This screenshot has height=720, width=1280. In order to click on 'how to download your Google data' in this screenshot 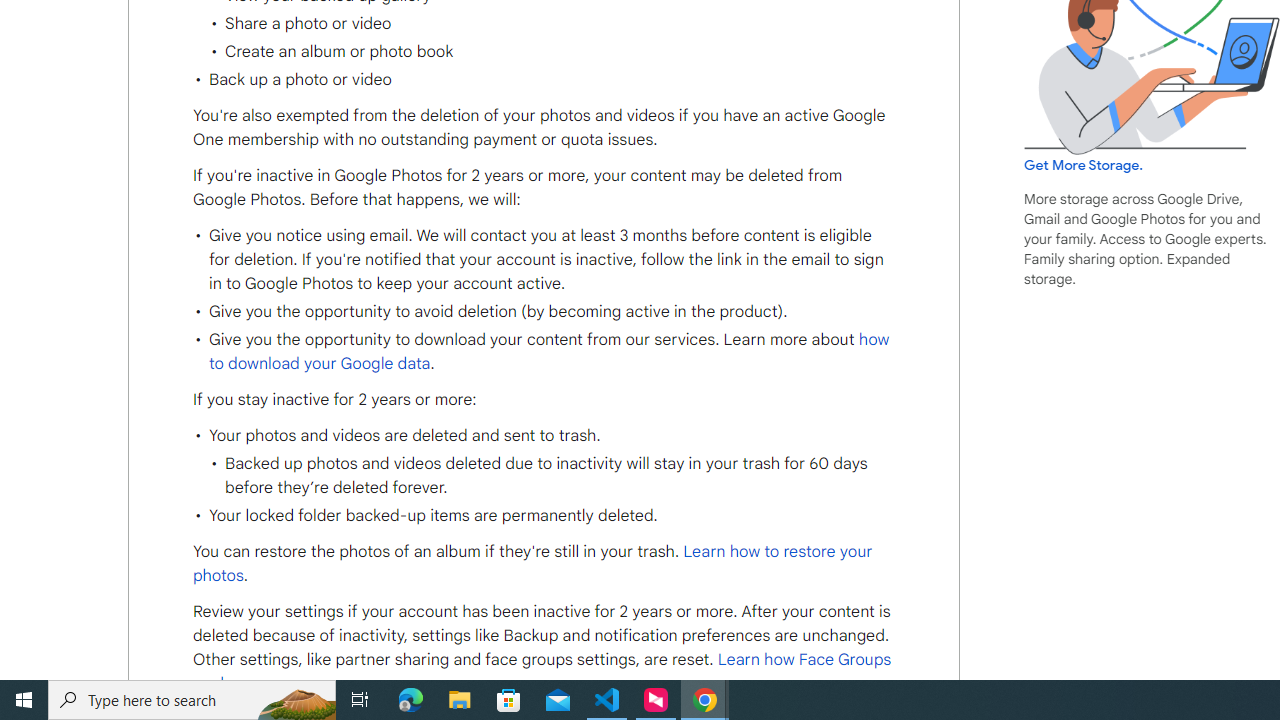, I will do `click(549, 350)`.